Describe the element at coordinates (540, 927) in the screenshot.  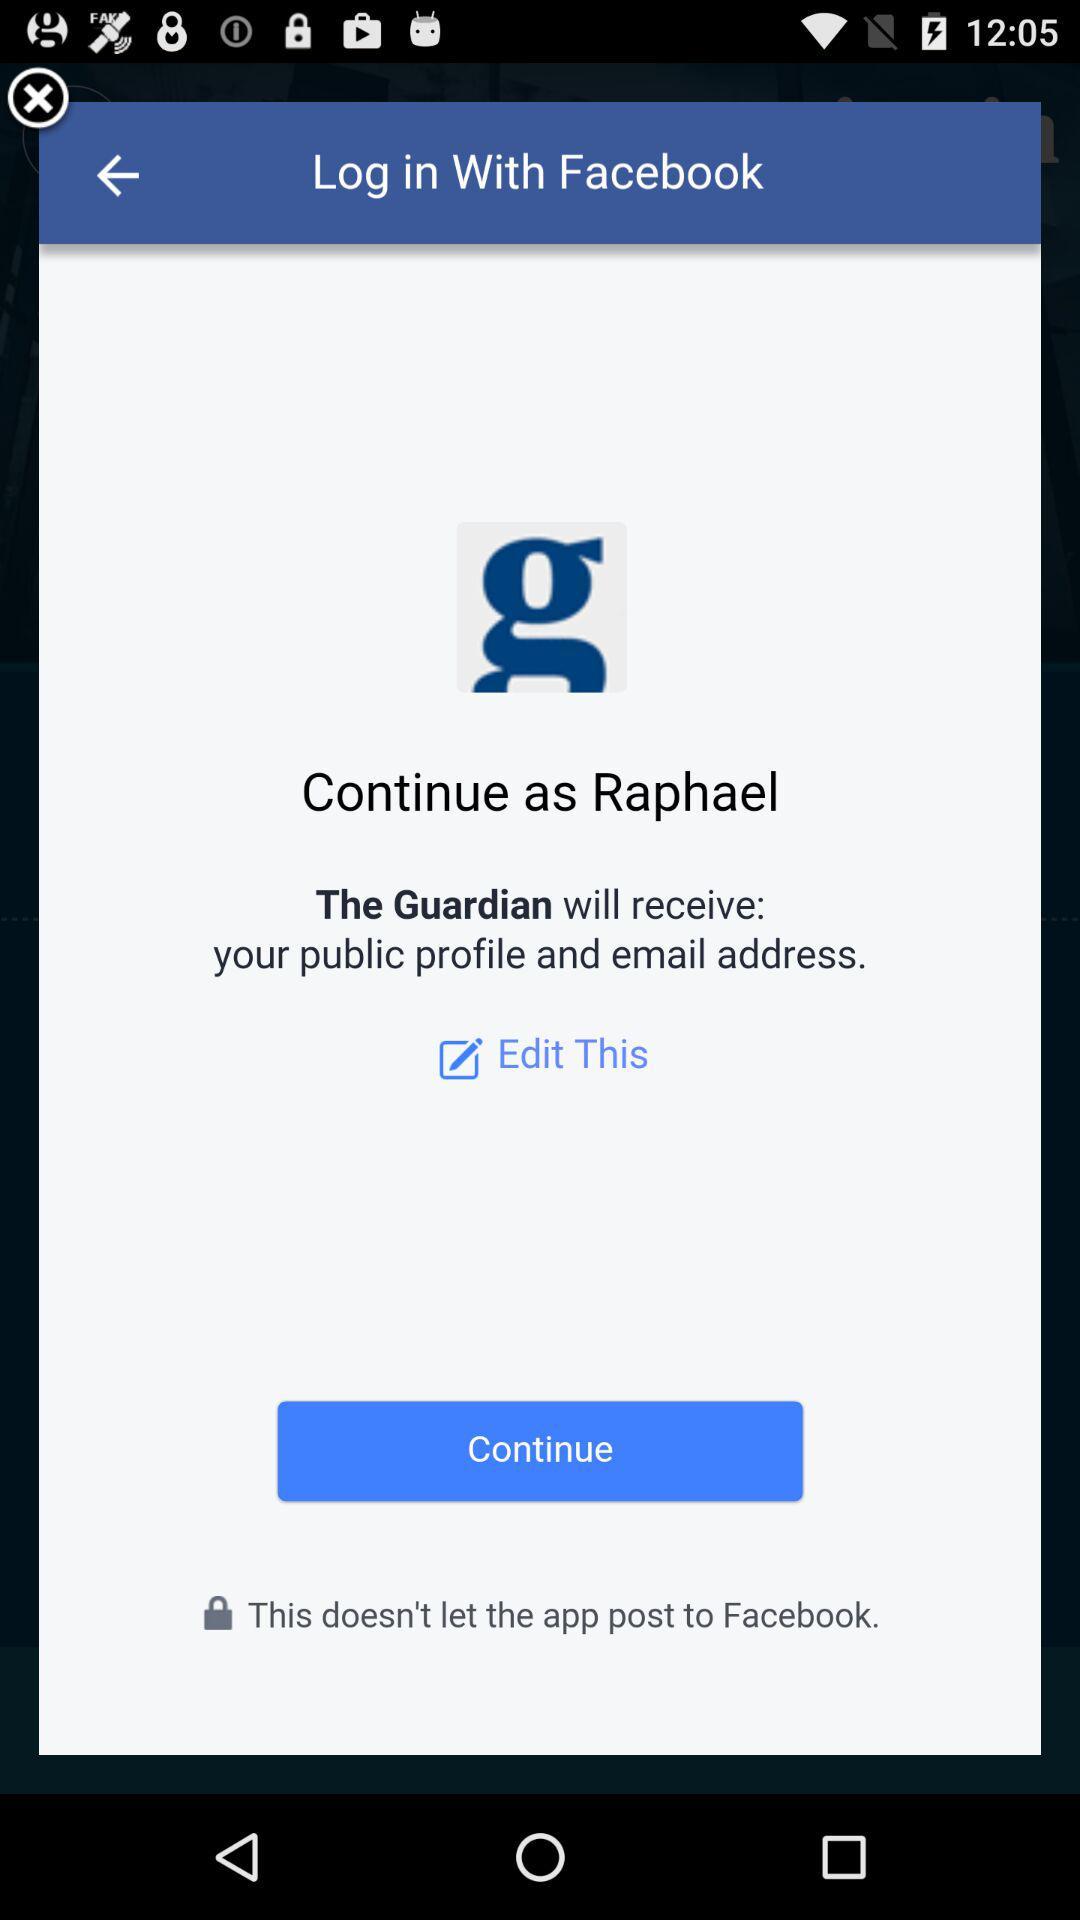
I see `guardian login` at that location.